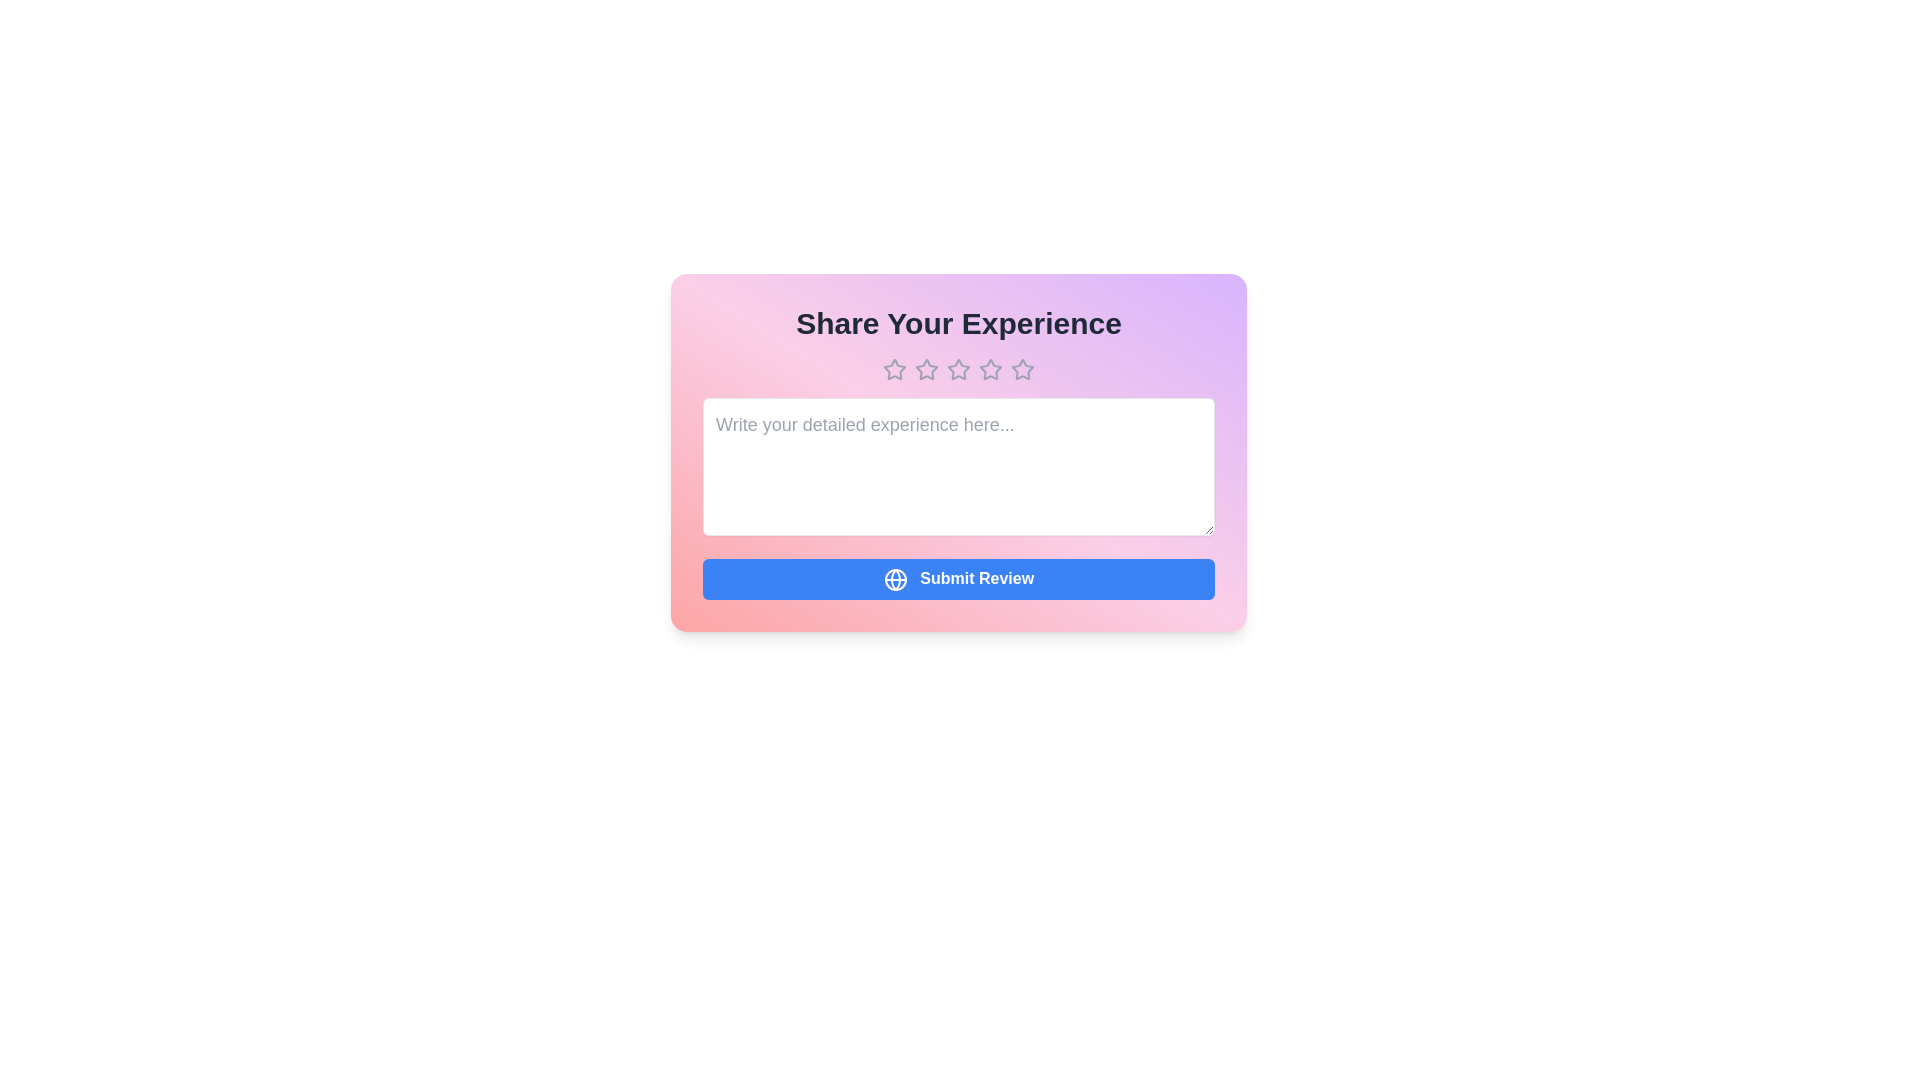 Image resolution: width=1920 pixels, height=1080 pixels. I want to click on the star corresponding to 3 stars to preview the rating, so click(958, 370).